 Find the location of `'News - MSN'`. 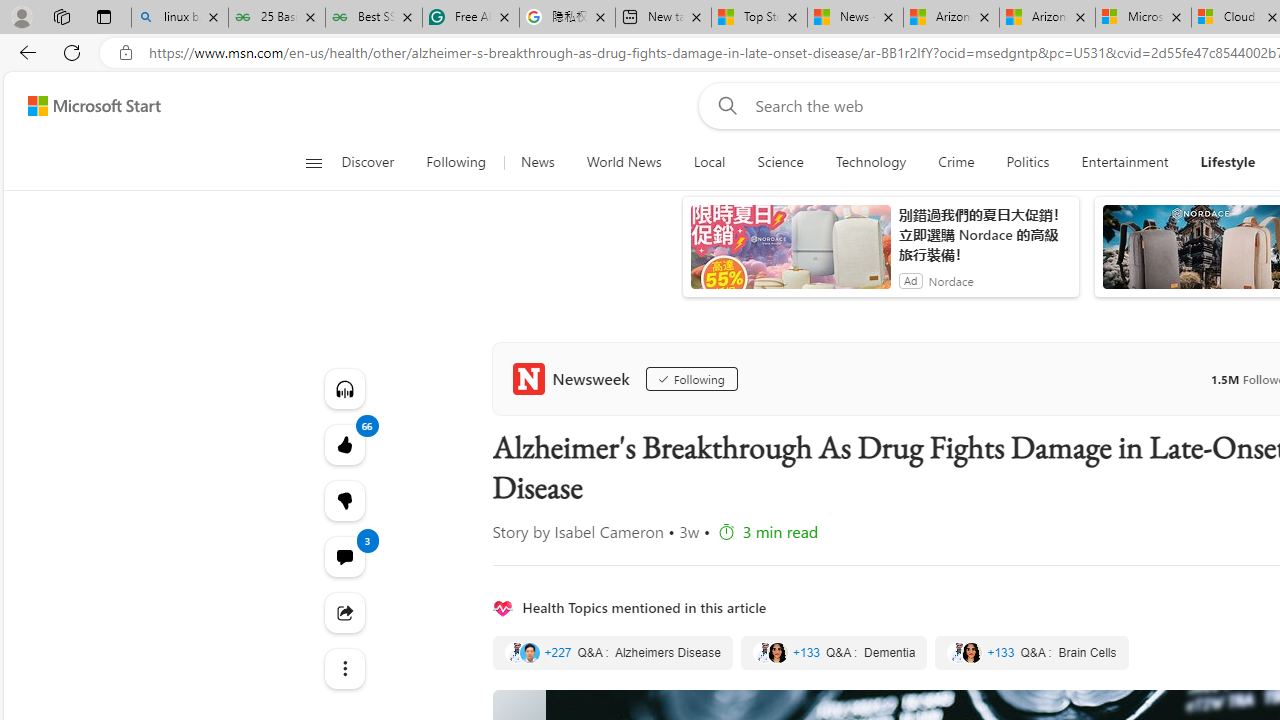

'News - MSN' is located at coordinates (855, 17).